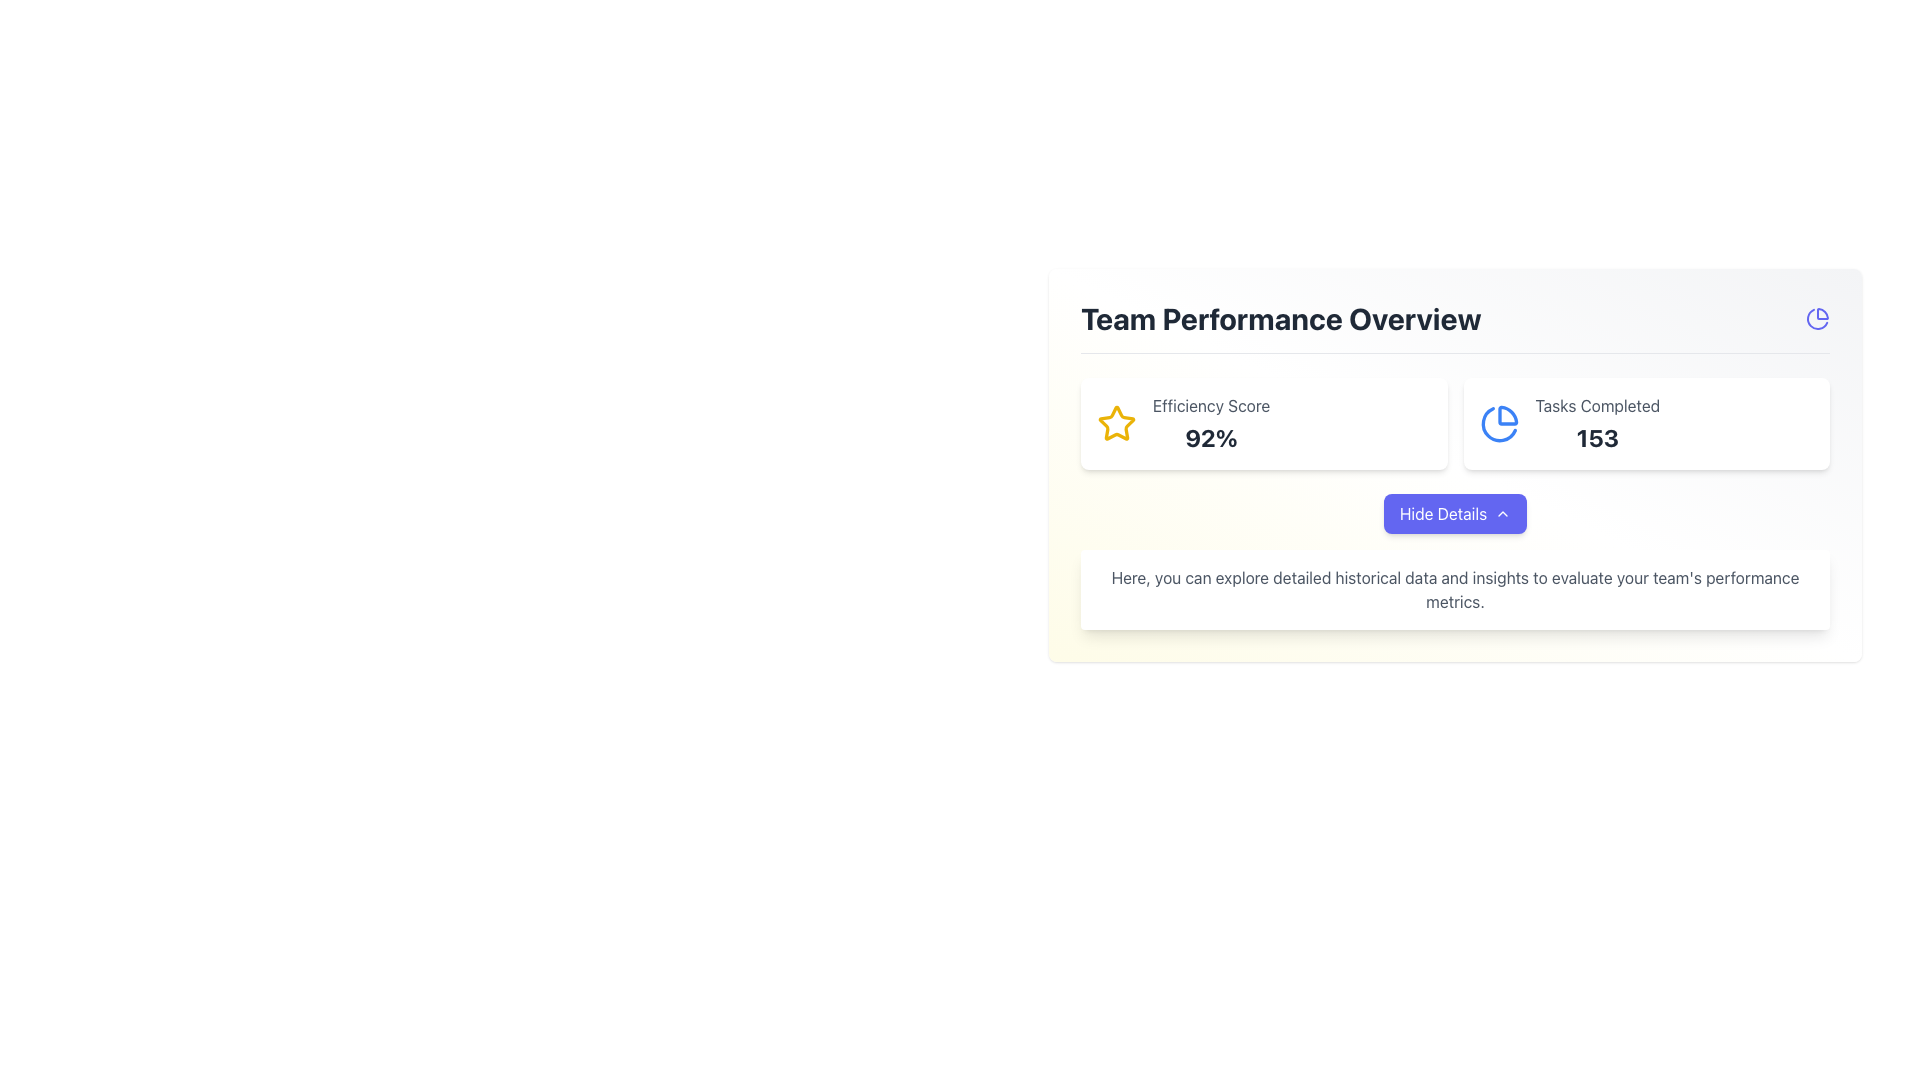 The image size is (1920, 1080). I want to click on the upper-right segment of the pie chart icon representing data in the 'Team Performance Overview' section, so click(1507, 414).